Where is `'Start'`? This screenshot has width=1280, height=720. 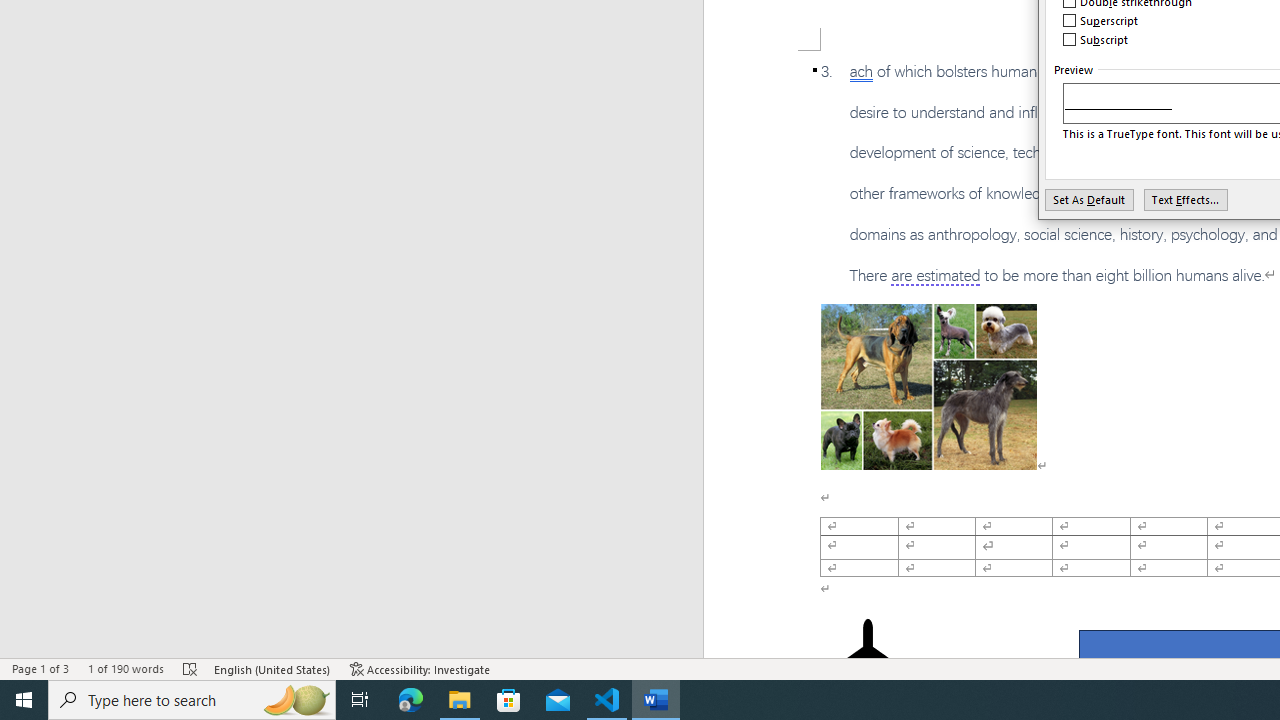 'Start' is located at coordinates (24, 698).